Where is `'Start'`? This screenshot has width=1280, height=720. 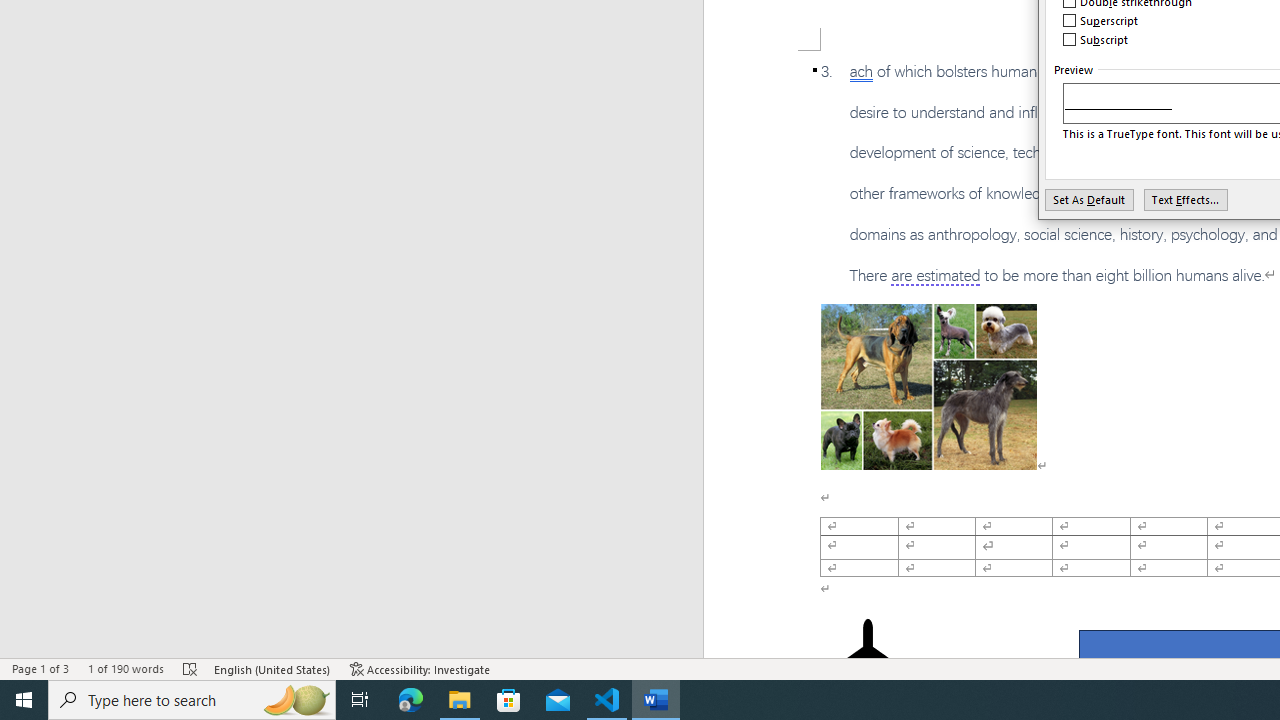 'Start' is located at coordinates (24, 698).